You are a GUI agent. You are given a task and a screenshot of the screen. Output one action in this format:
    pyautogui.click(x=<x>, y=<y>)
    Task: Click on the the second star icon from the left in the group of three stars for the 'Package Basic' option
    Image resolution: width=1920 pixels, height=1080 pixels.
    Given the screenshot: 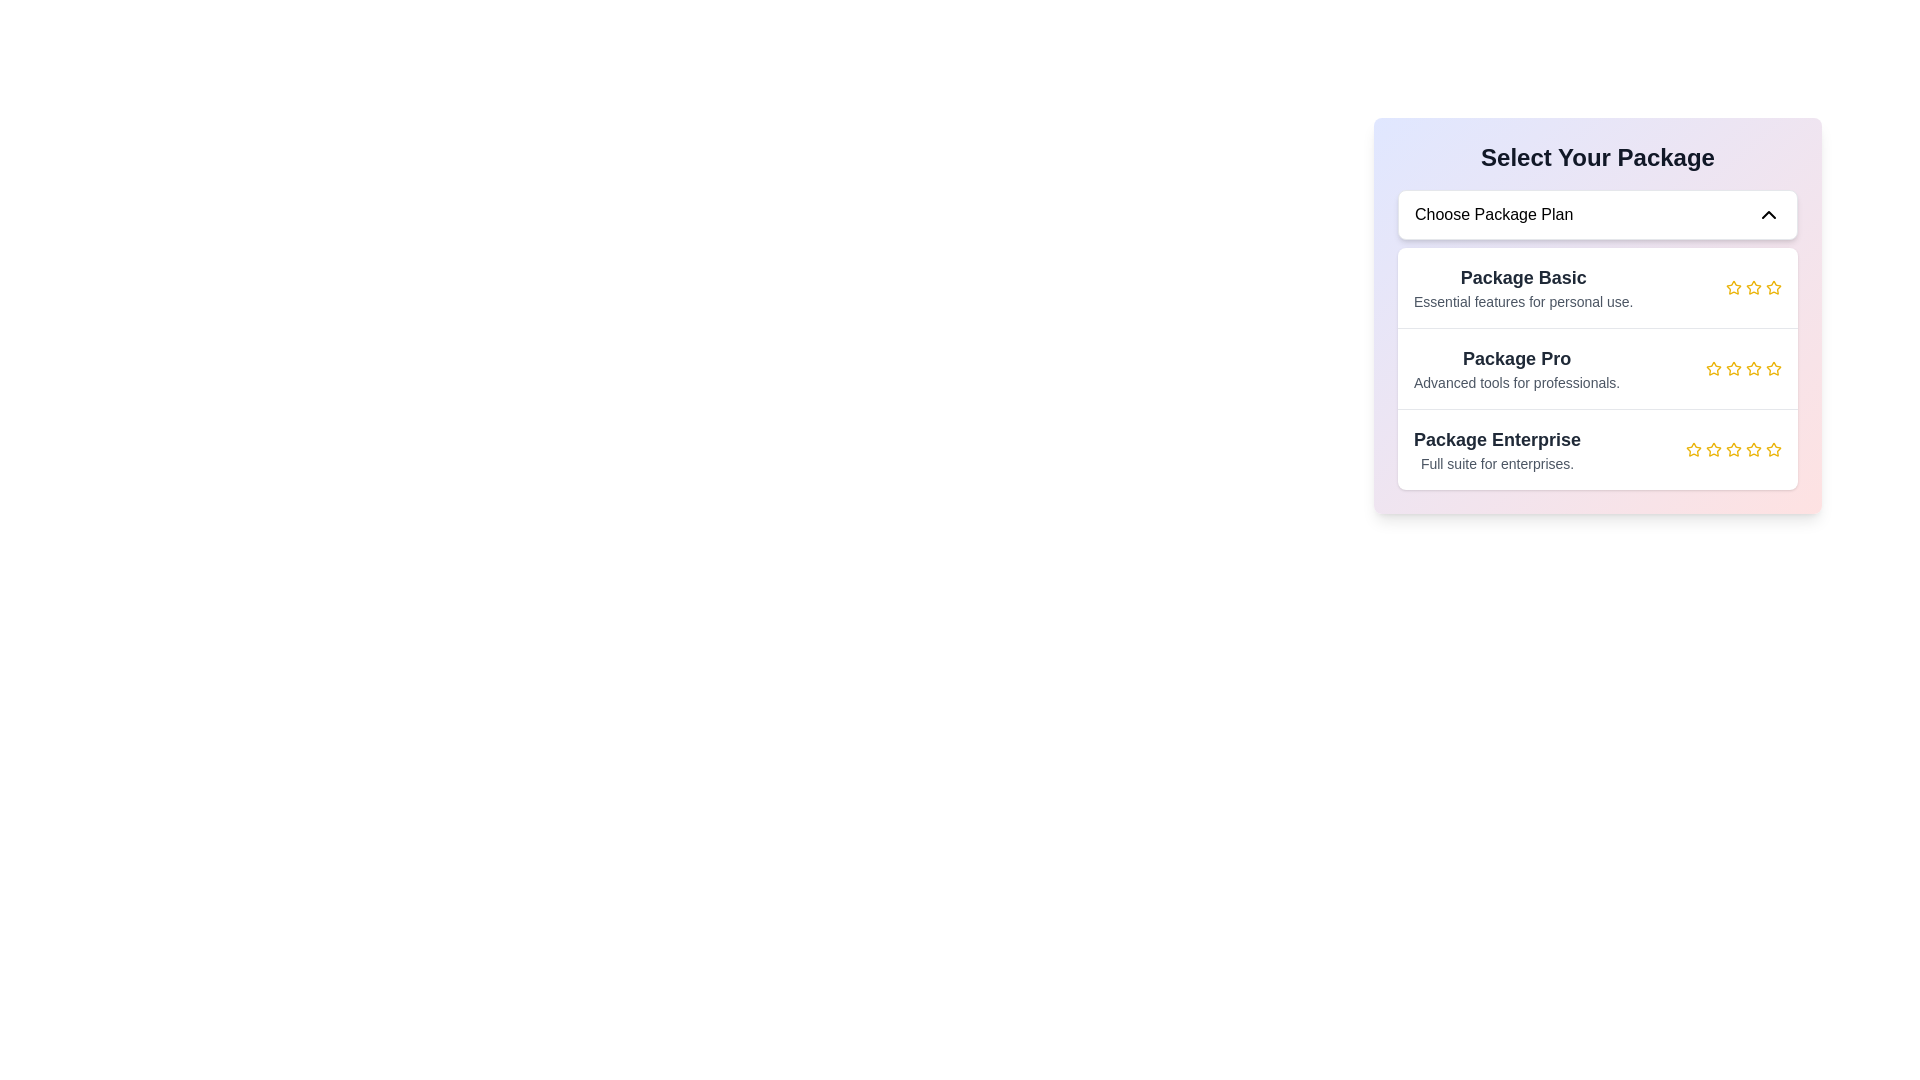 What is the action you would take?
    pyautogui.click(x=1752, y=288)
    